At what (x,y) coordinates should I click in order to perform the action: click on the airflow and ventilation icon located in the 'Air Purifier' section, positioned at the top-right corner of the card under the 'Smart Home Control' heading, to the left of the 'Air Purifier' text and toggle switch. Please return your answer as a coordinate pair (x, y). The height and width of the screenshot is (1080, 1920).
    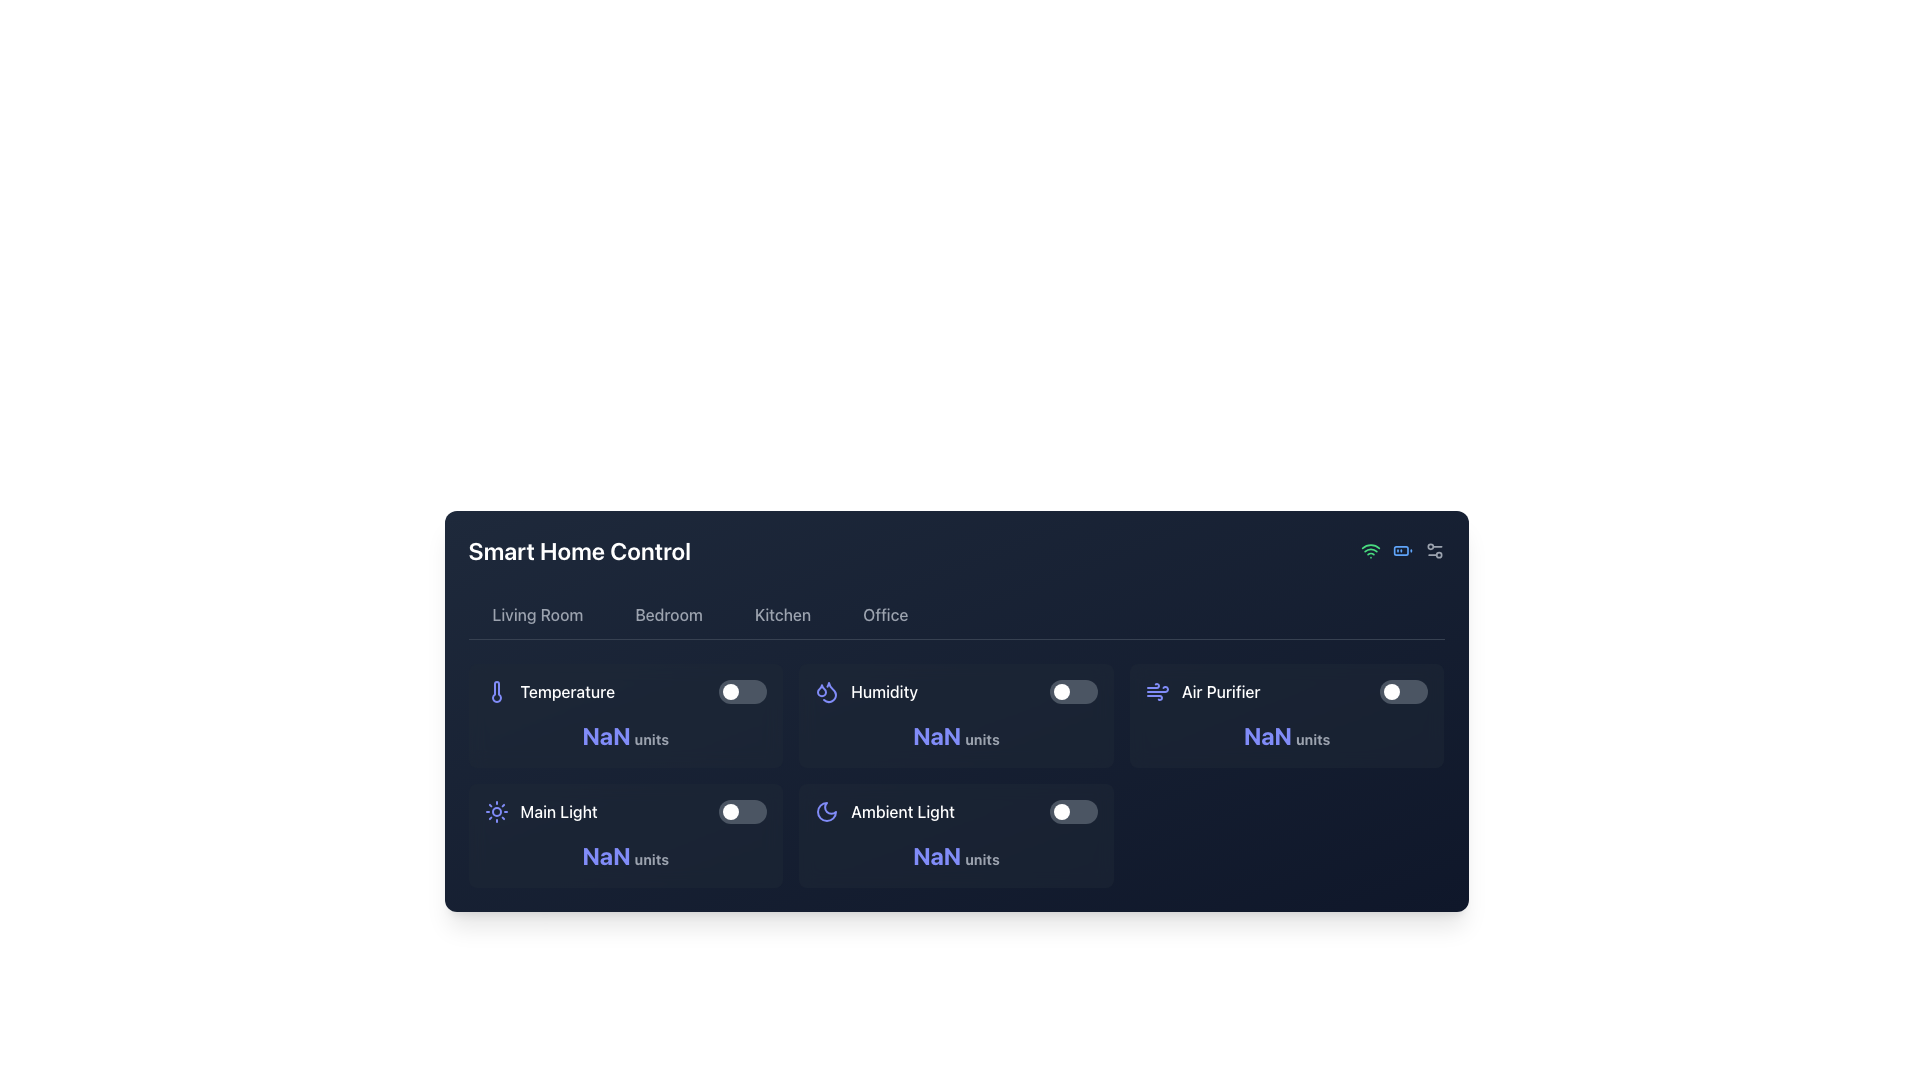
    Looking at the image, I should click on (1157, 690).